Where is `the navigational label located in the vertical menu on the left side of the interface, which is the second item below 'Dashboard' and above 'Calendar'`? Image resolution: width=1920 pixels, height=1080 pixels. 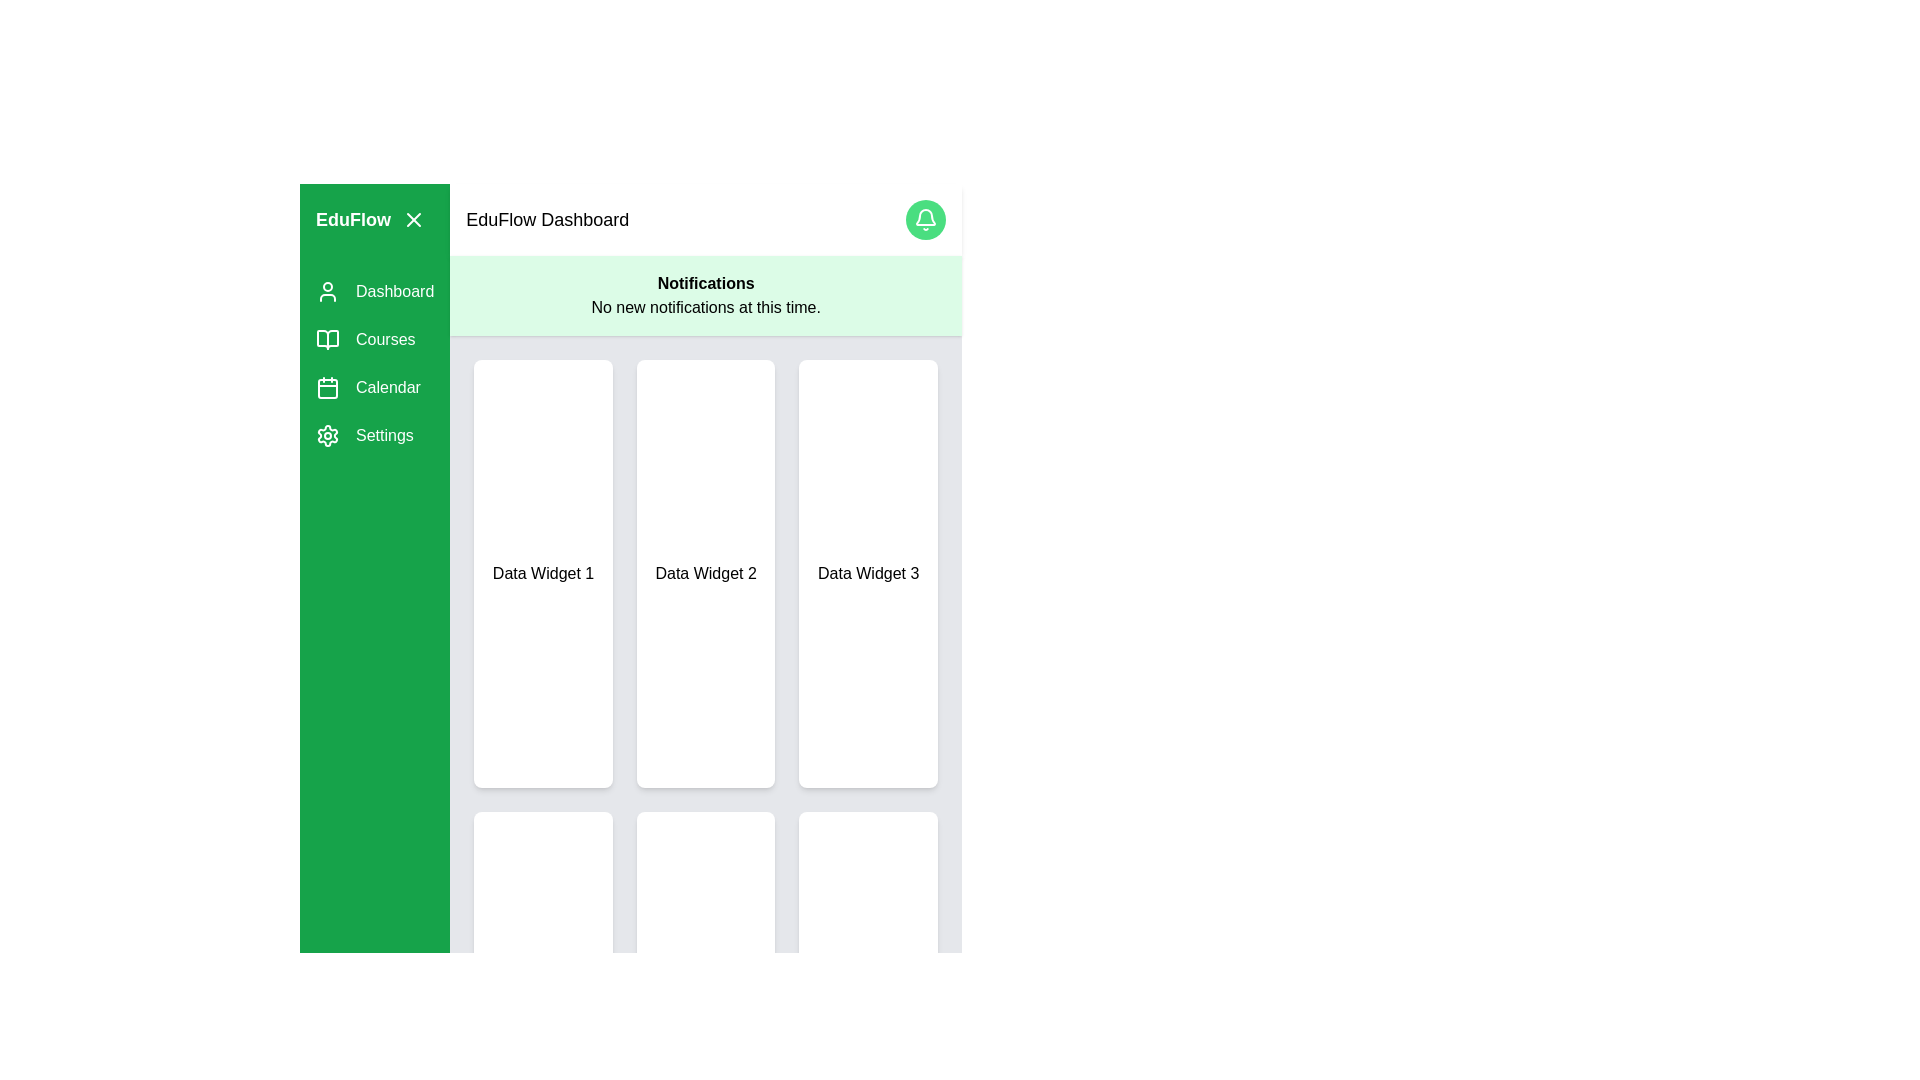 the navigational label located in the vertical menu on the left side of the interface, which is the second item below 'Dashboard' and above 'Calendar' is located at coordinates (385, 338).